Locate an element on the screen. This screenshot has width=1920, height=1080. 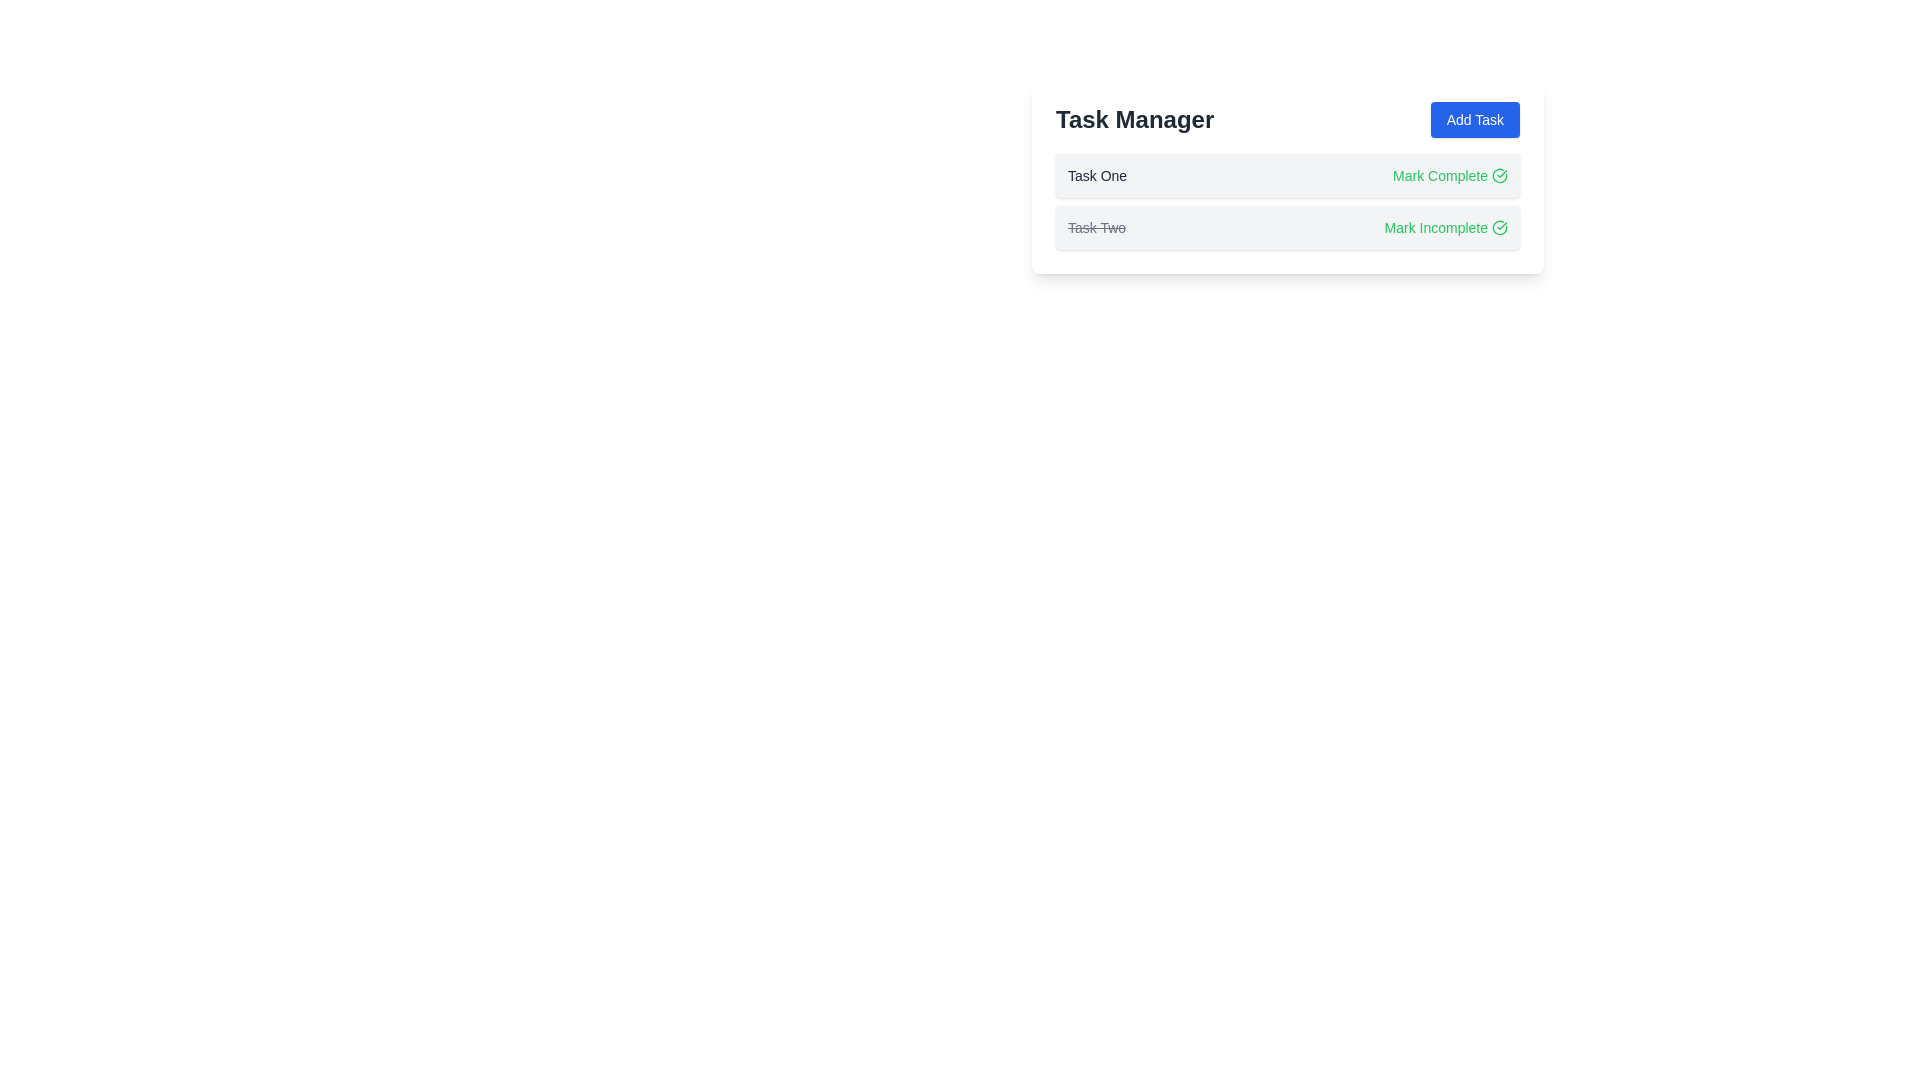
the 'Task One' item from the task list is located at coordinates (1287, 175).